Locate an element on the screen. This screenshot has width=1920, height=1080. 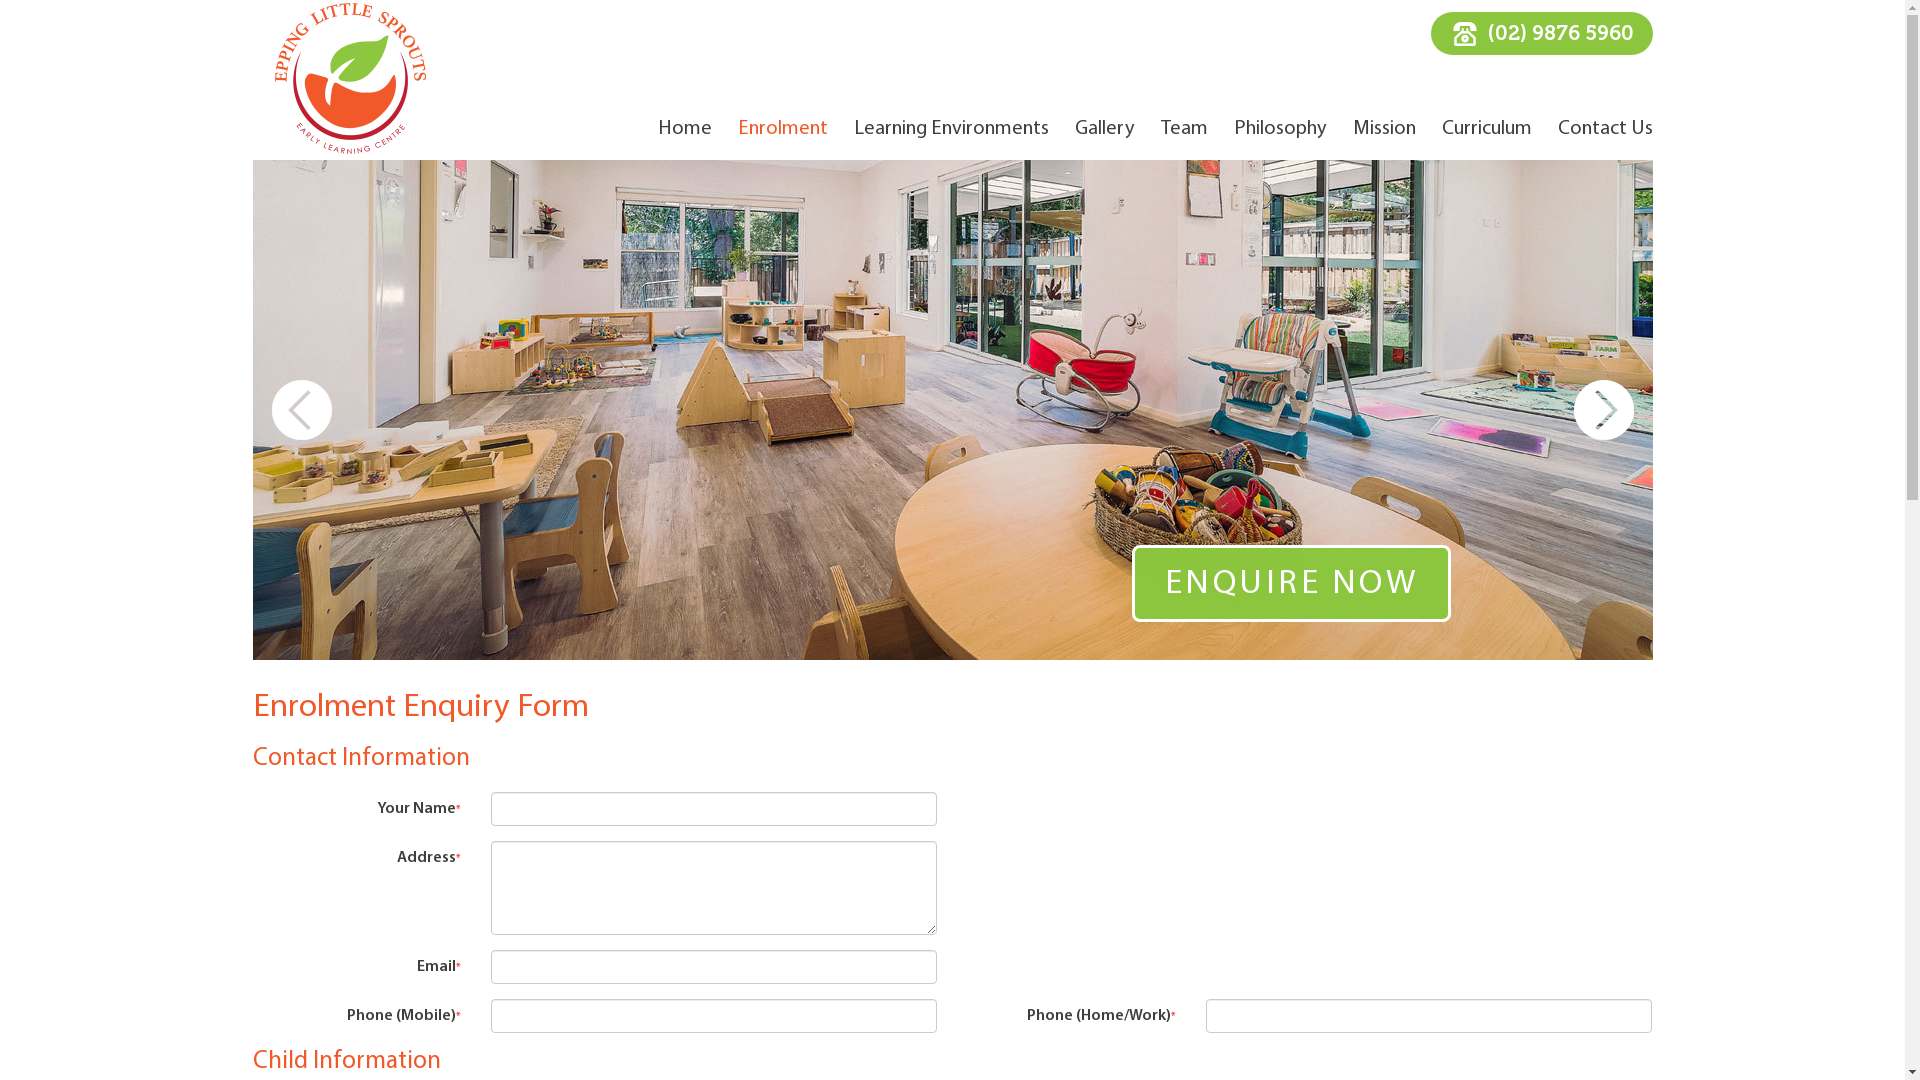
'(02) 9876 5960' is located at coordinates (1539, 33).